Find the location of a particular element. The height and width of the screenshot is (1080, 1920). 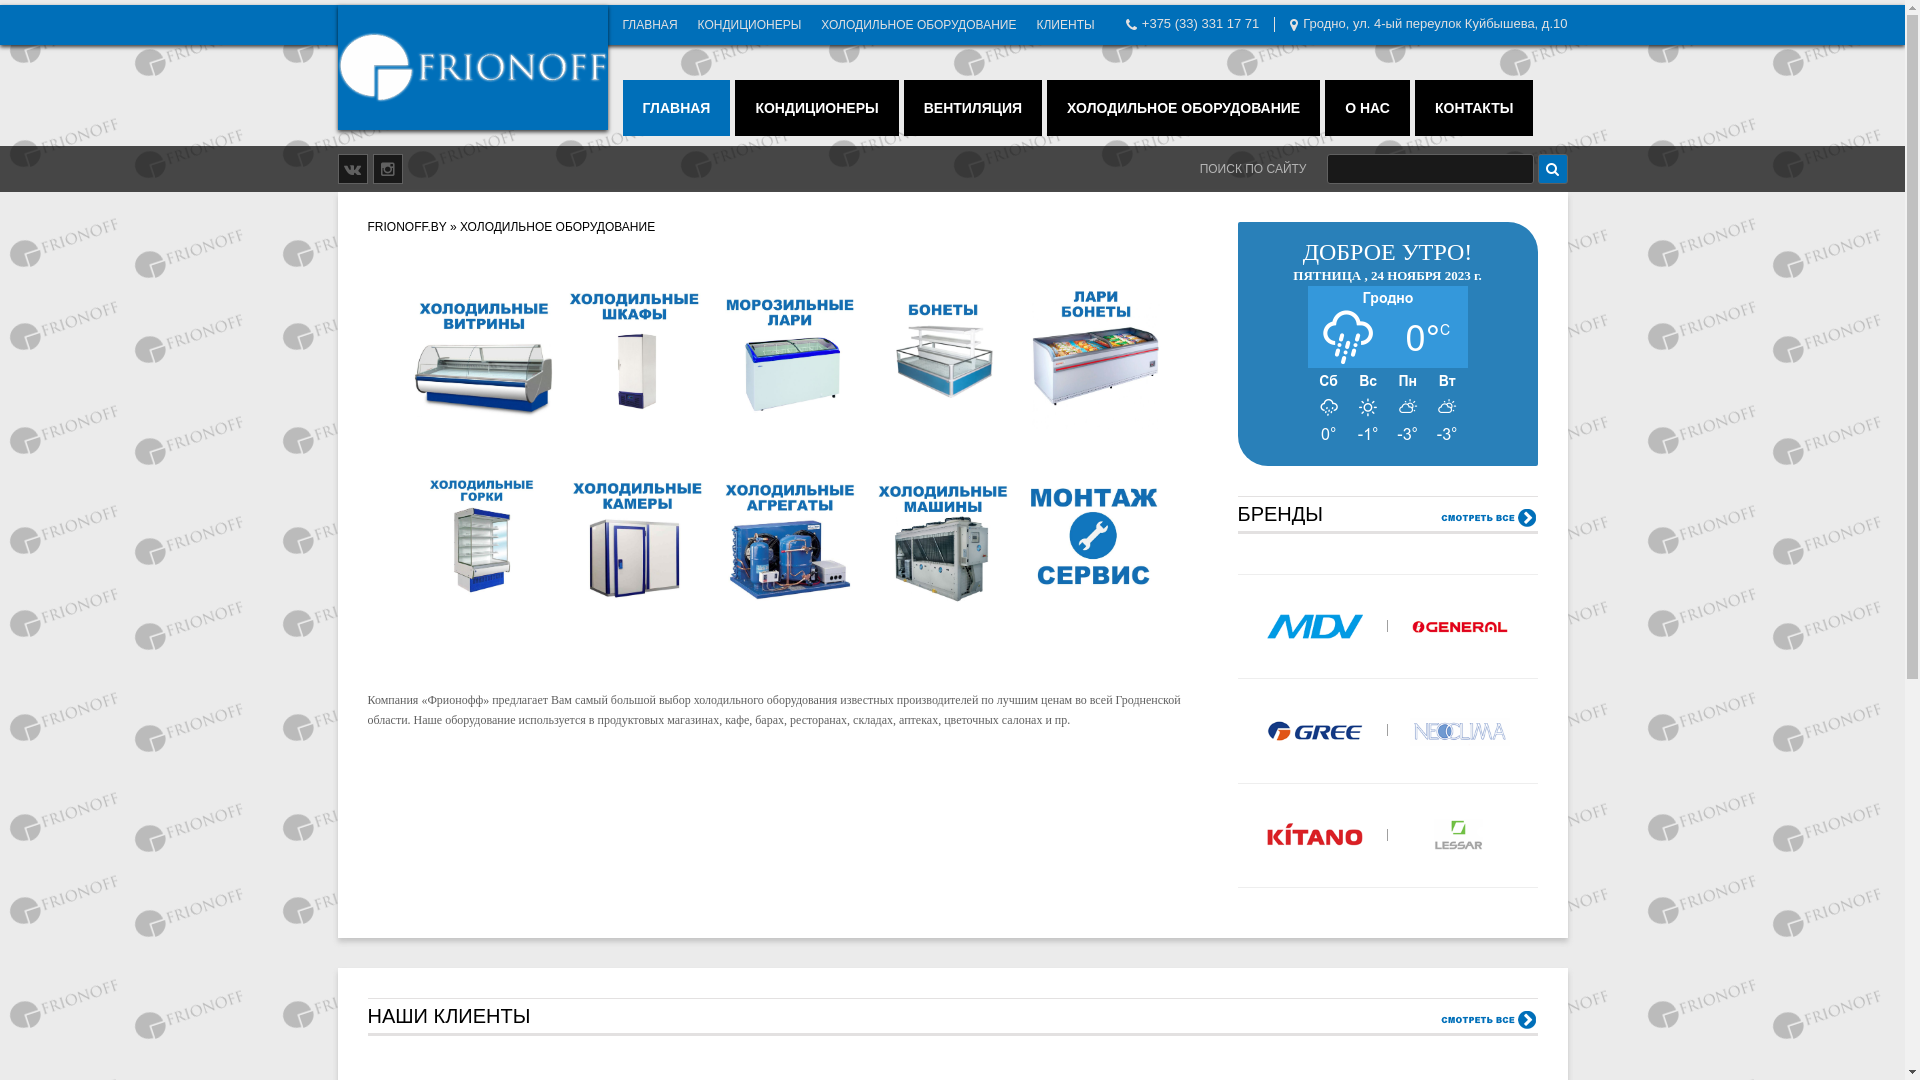

'+375 (33) 331 17 71' is located at coordinates (1200, 23).